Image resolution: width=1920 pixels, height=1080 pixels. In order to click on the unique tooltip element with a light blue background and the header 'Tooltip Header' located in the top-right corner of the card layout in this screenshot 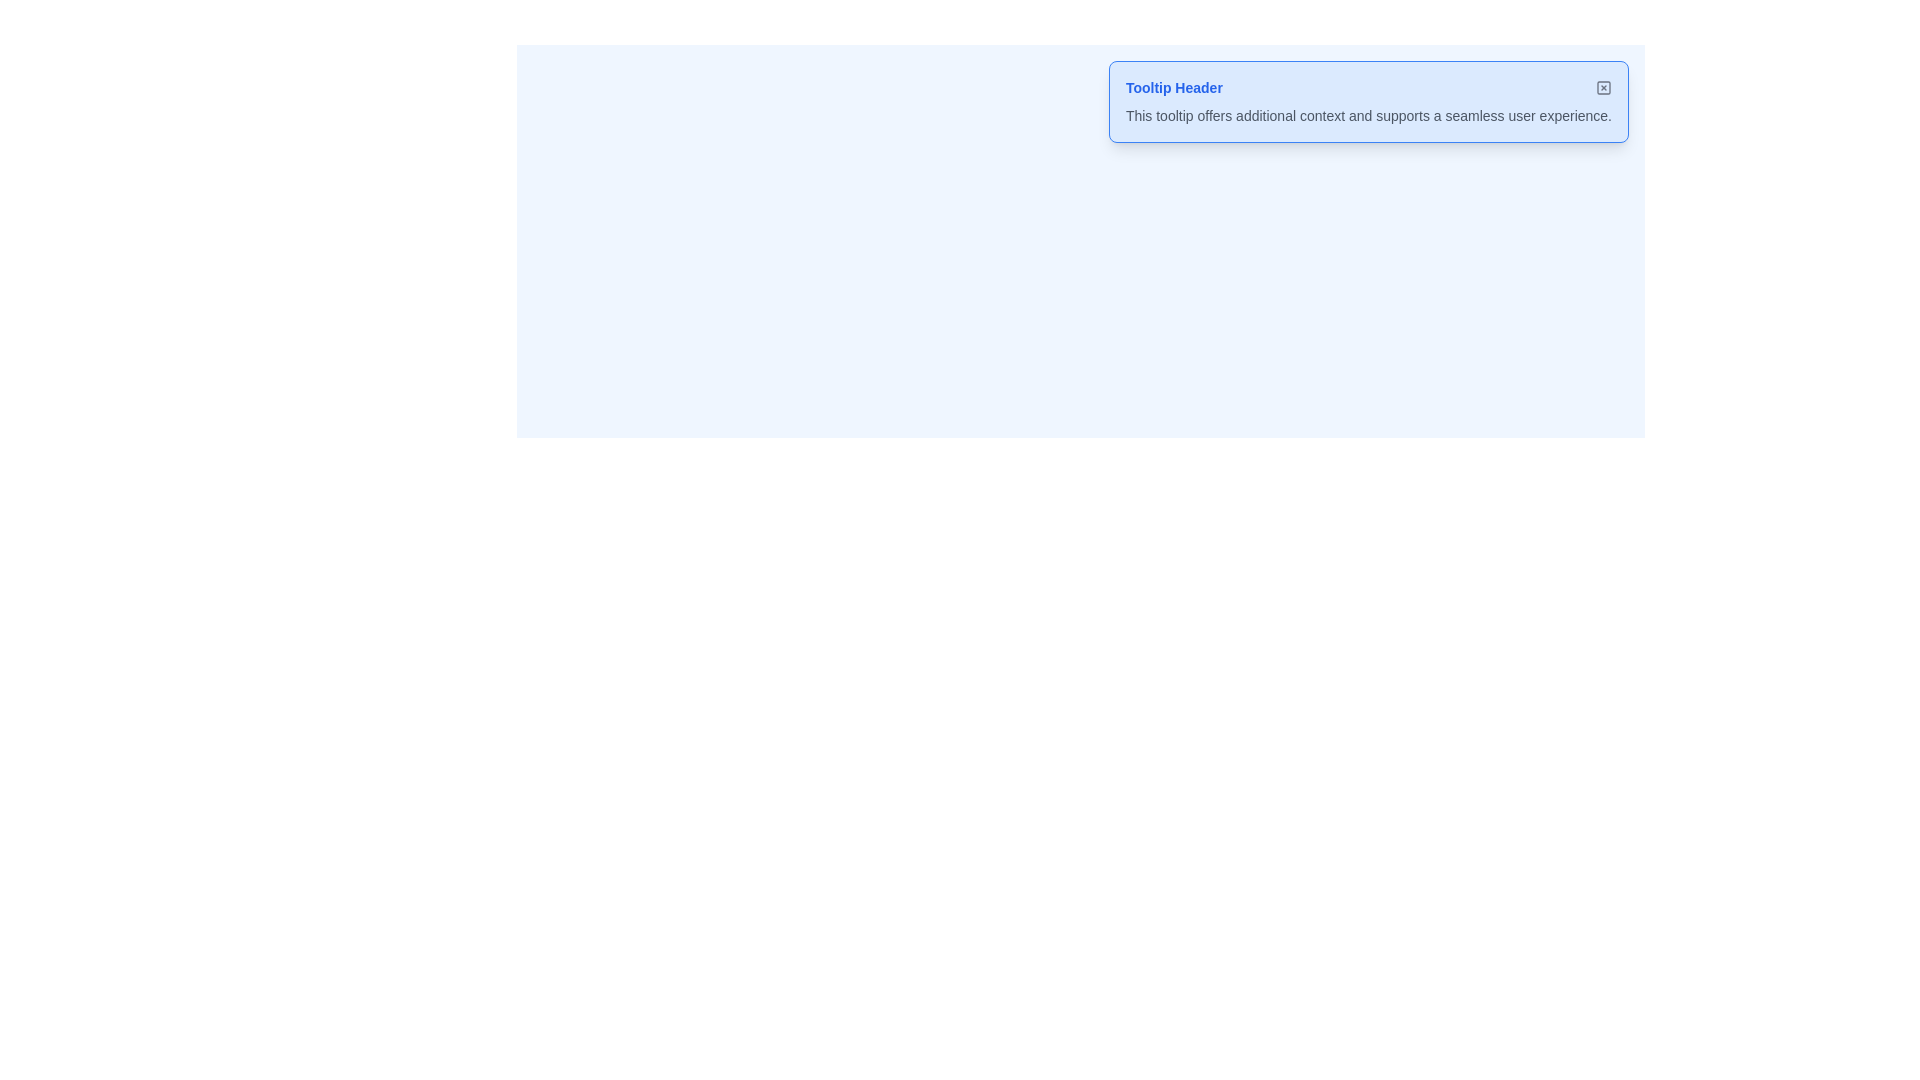, I will do `click(1367, 101)`.